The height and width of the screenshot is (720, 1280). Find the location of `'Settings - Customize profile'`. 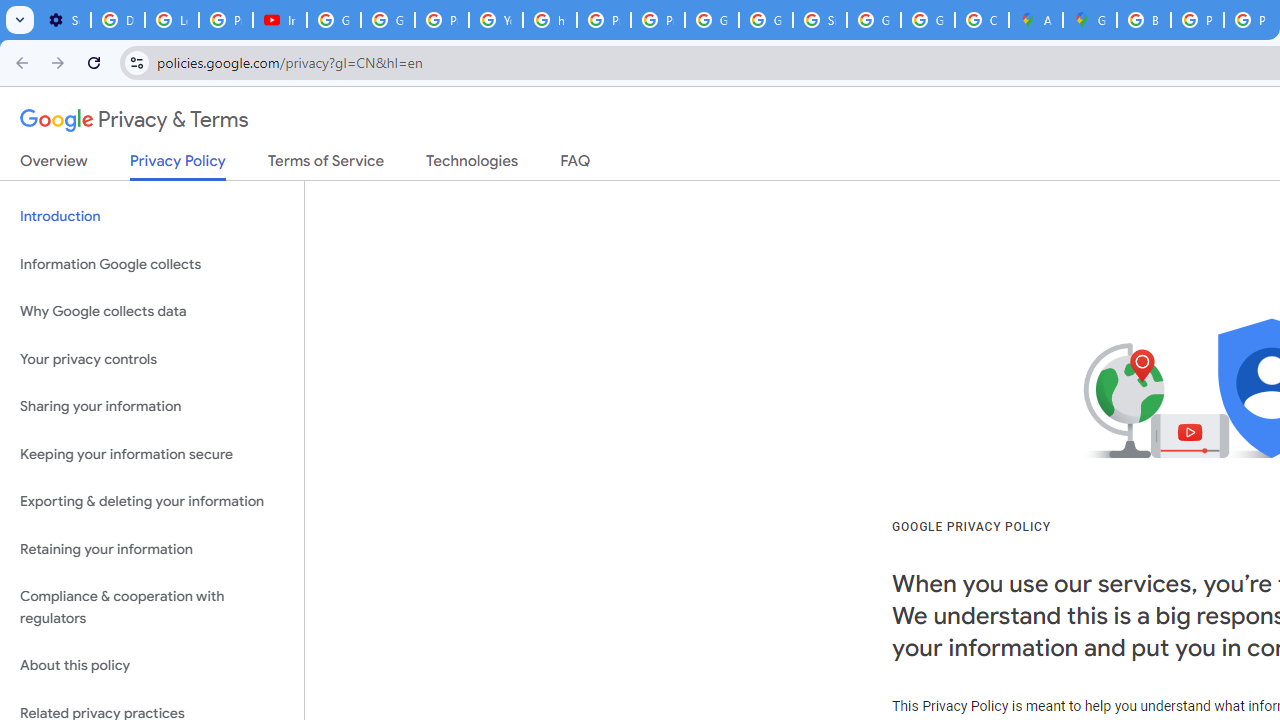

'Settings - Customize profile' is located at coordinates (64, 20).